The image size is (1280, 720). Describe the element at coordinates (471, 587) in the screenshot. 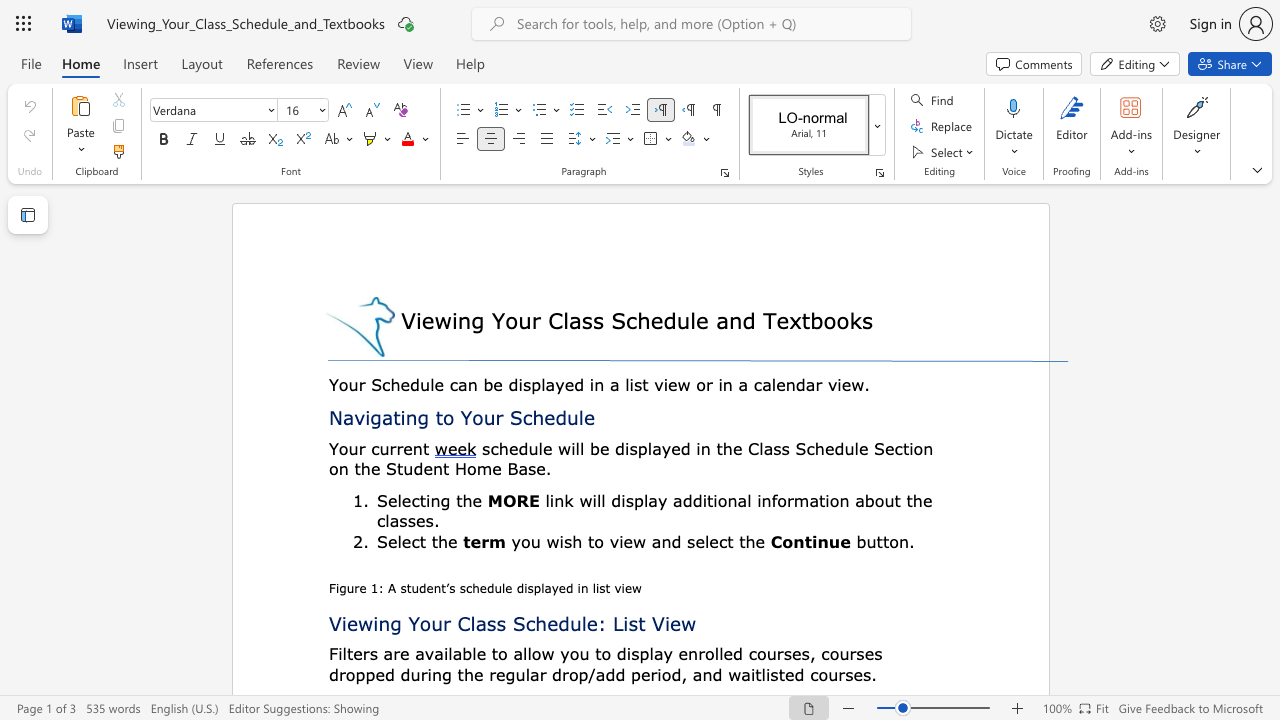

I see `the subset text "hedule displ" within the text "Figure 1: A student’s schedule displayed in list view"` at that location.